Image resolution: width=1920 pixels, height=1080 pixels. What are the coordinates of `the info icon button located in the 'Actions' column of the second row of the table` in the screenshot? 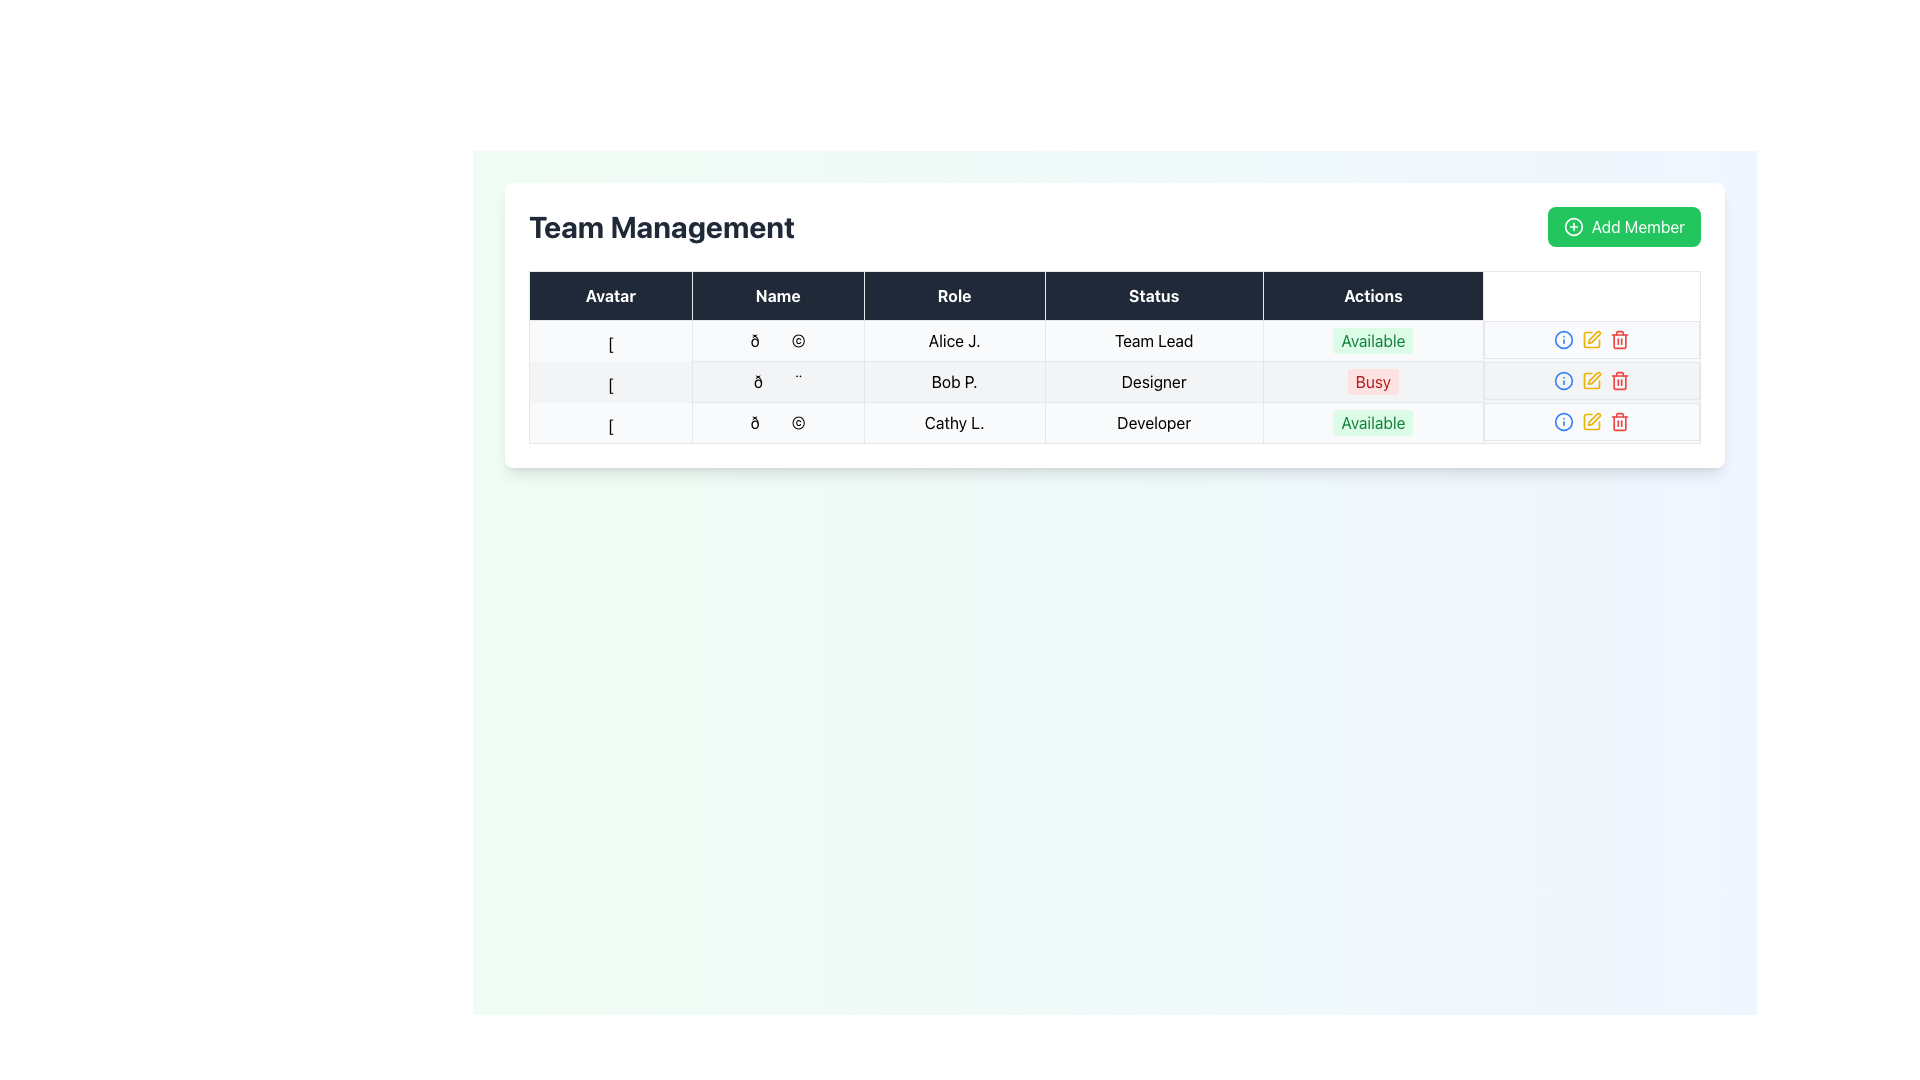 It's located at (1563, 338).